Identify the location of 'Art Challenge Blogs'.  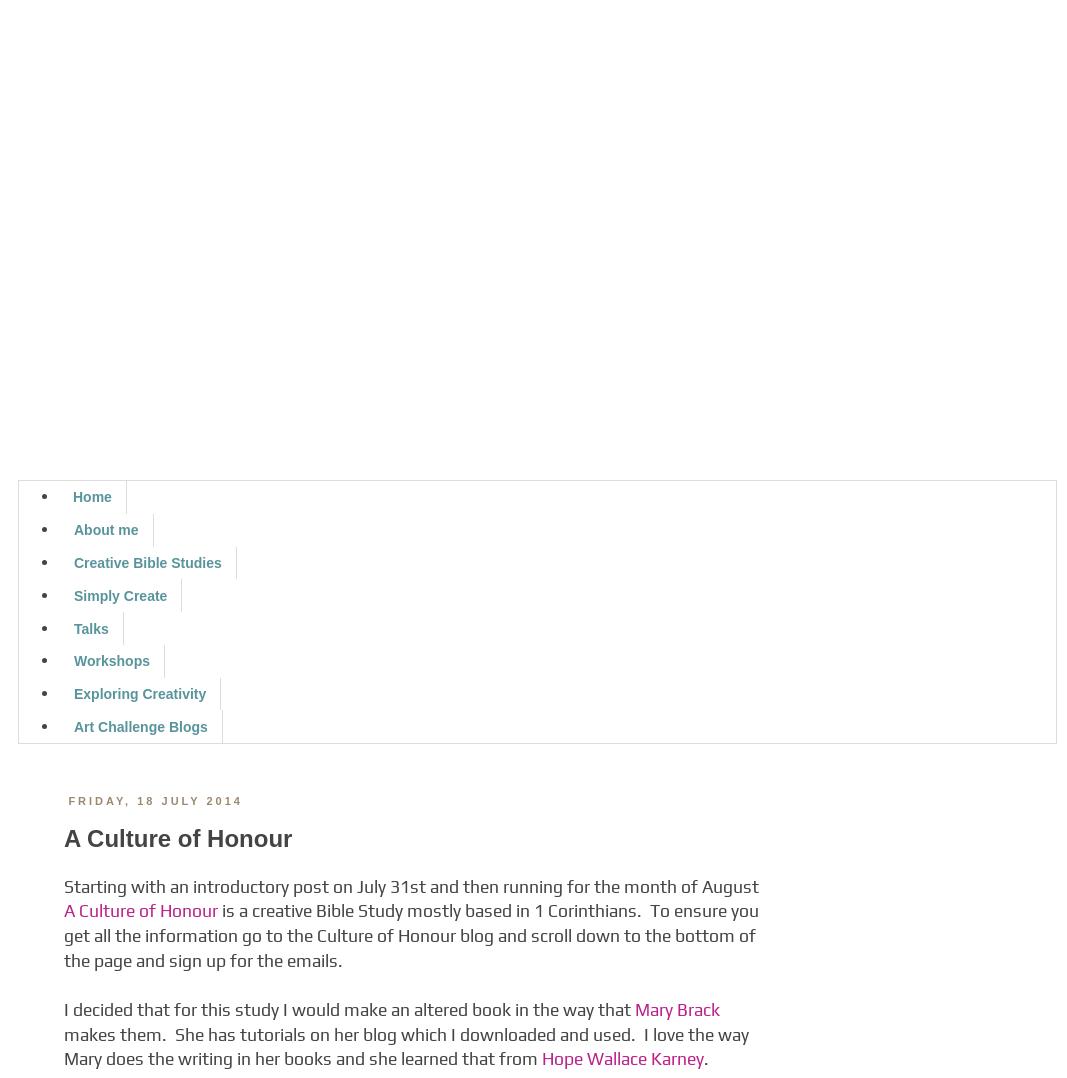
(139, 725).